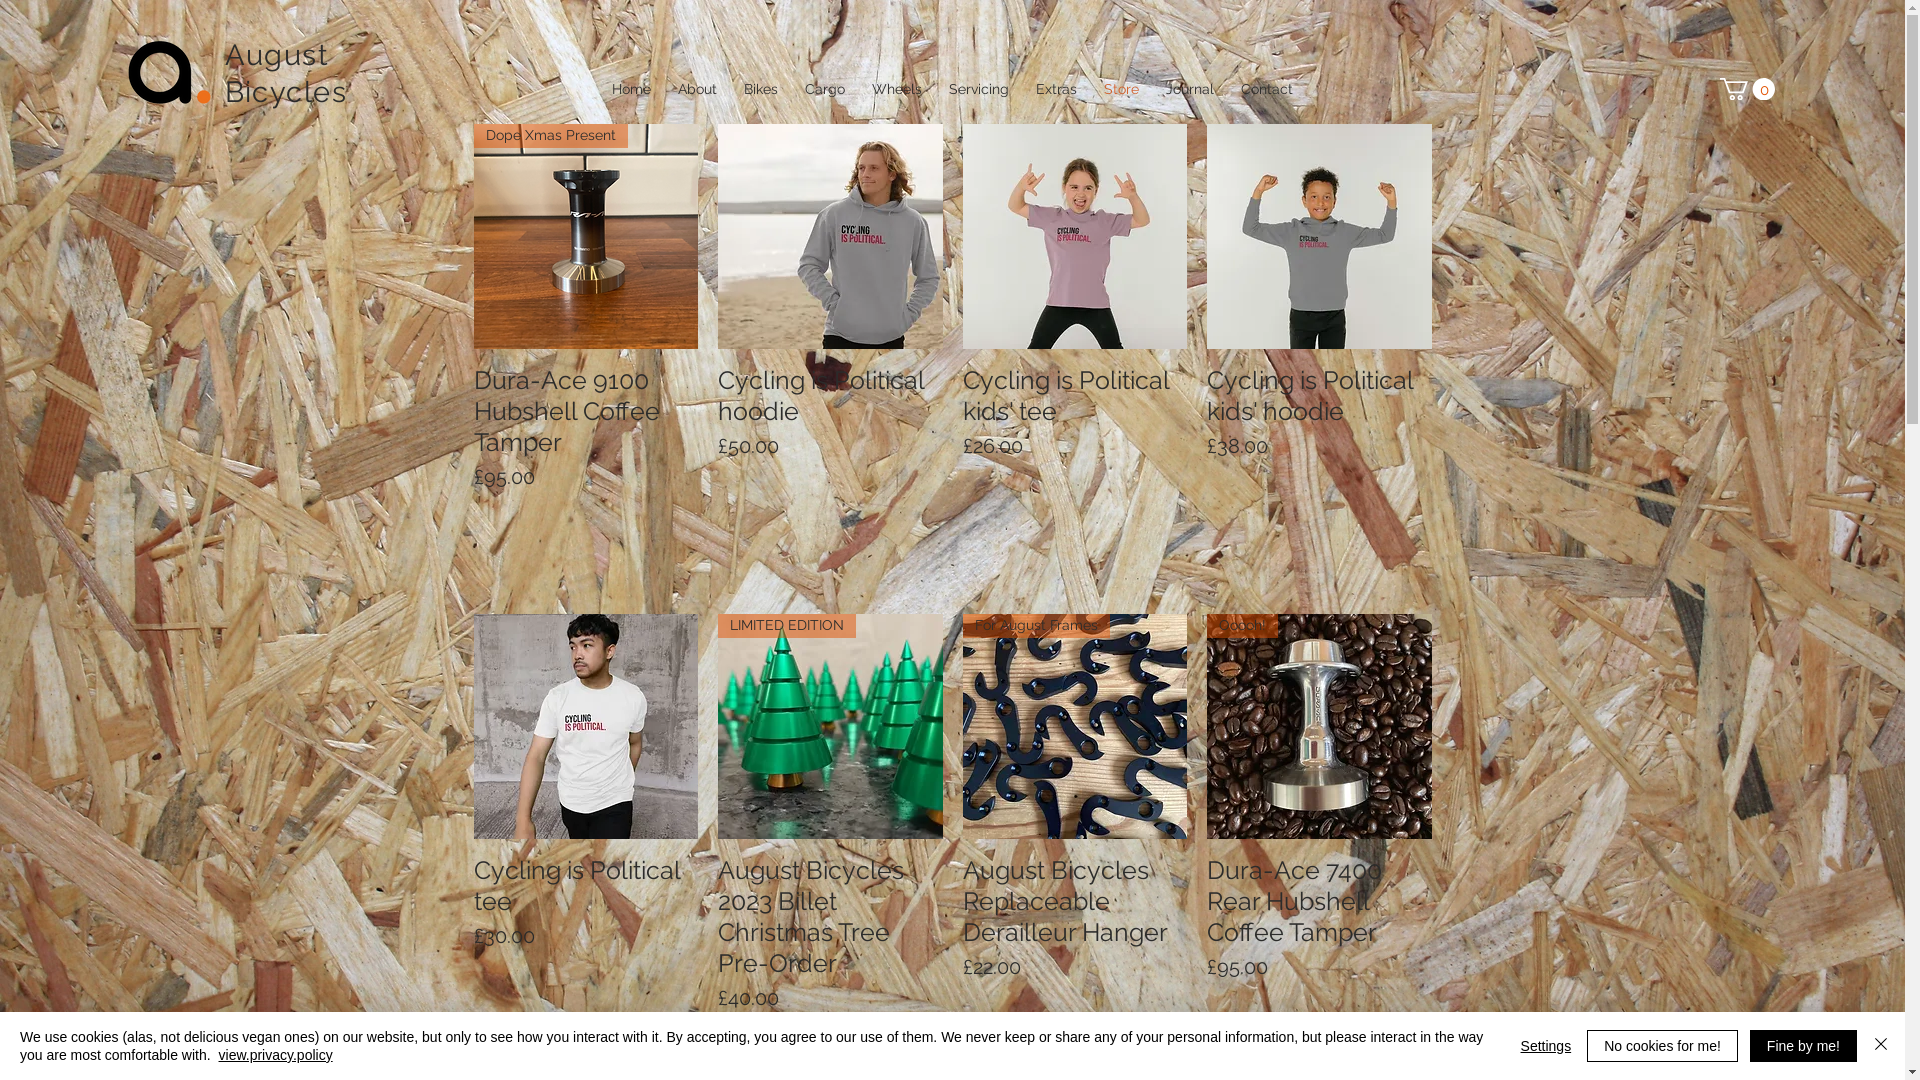 This screenshot has width=1920, height=1080. What do you see at coordinates (219, 1054) in the screenshot?
I see `'view.privacy.policy'` at bounding box center [219, 1054].